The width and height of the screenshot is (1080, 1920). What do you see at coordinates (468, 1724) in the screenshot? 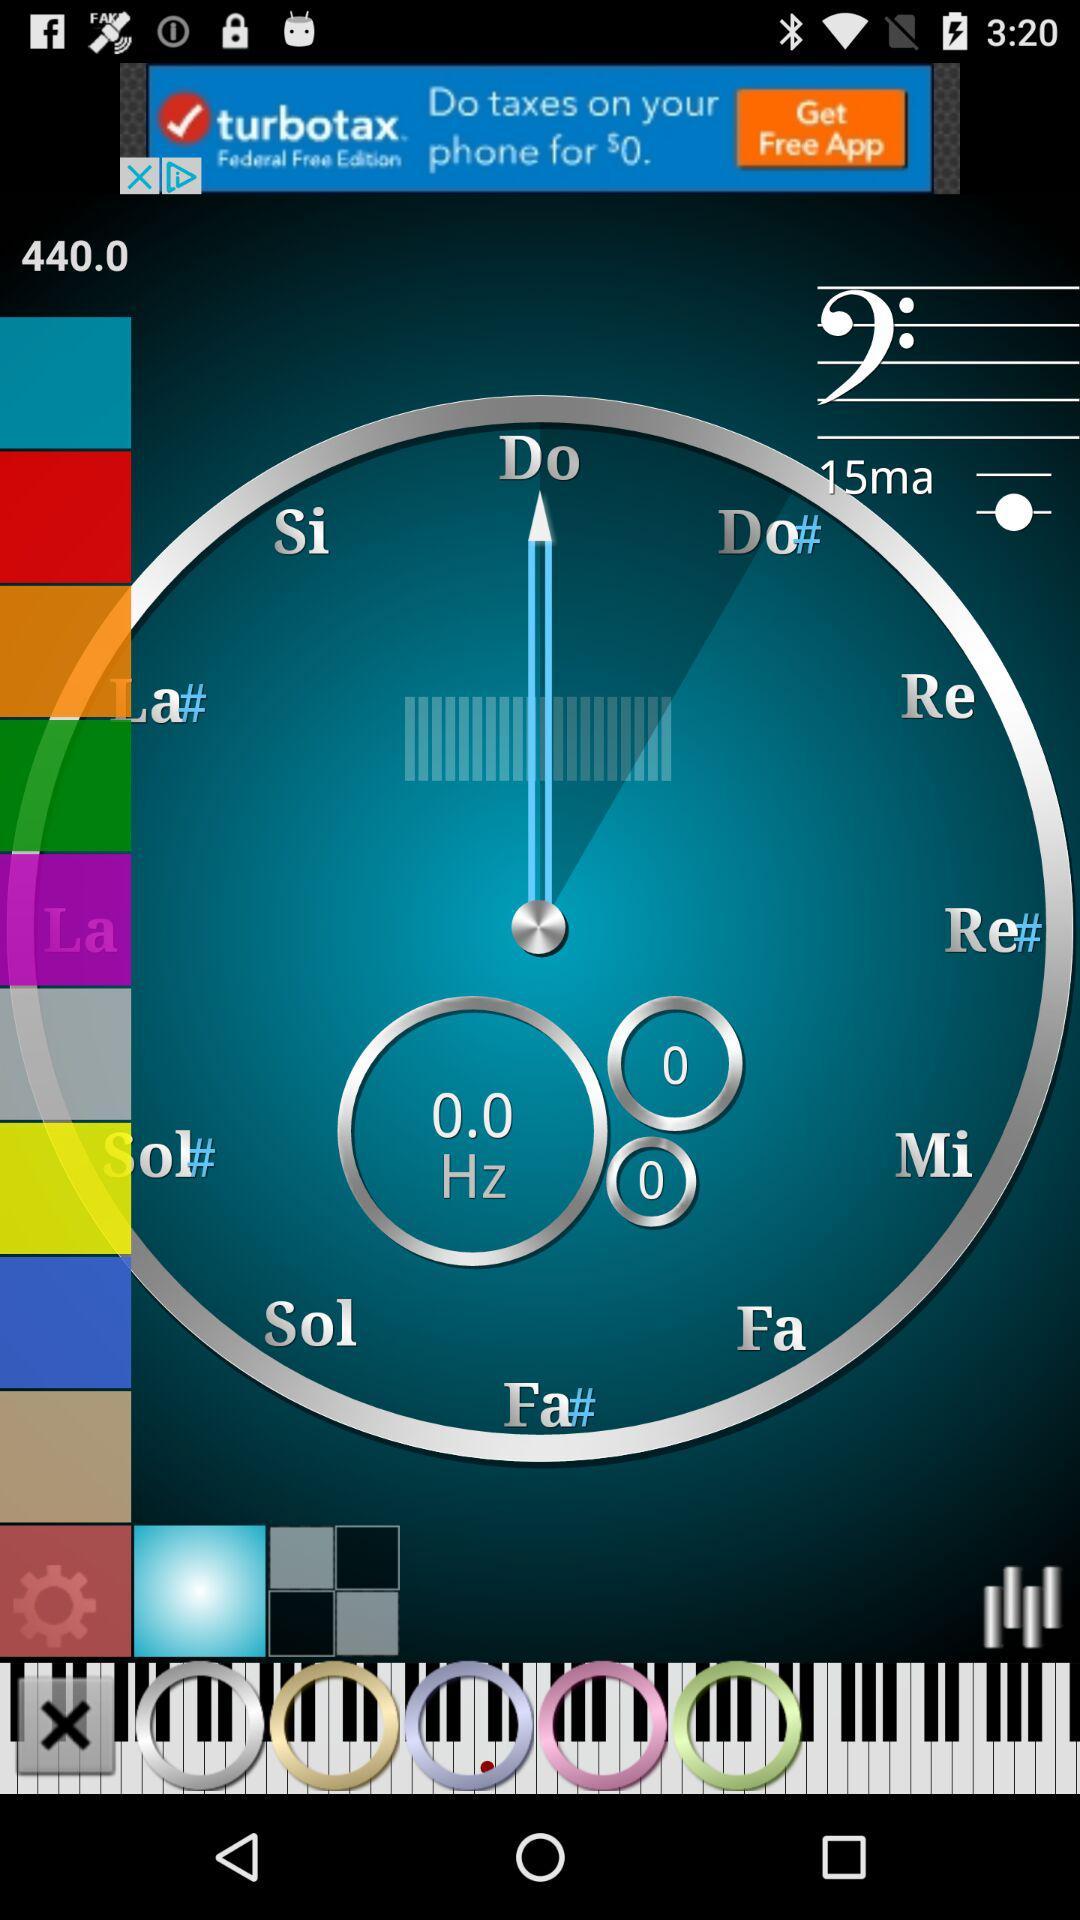
I see `music keyboard button` at bounding box center [468, 1724].